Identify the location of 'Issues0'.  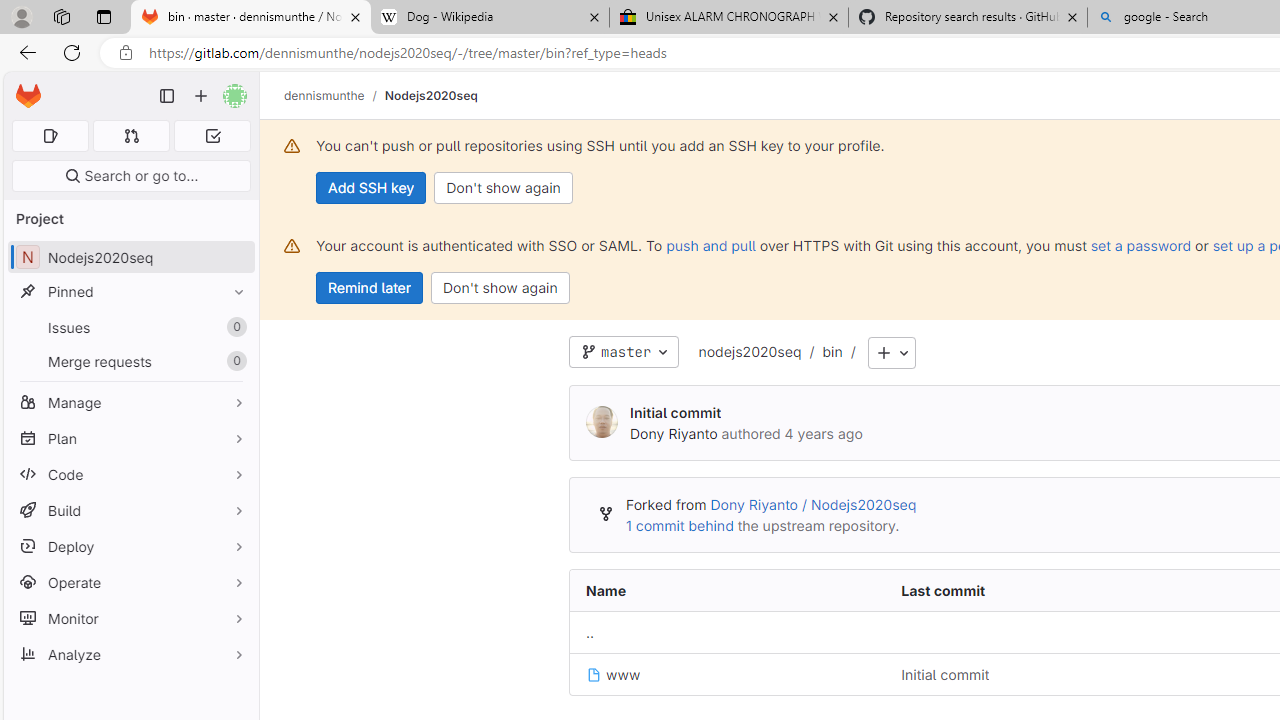
(130, 326).